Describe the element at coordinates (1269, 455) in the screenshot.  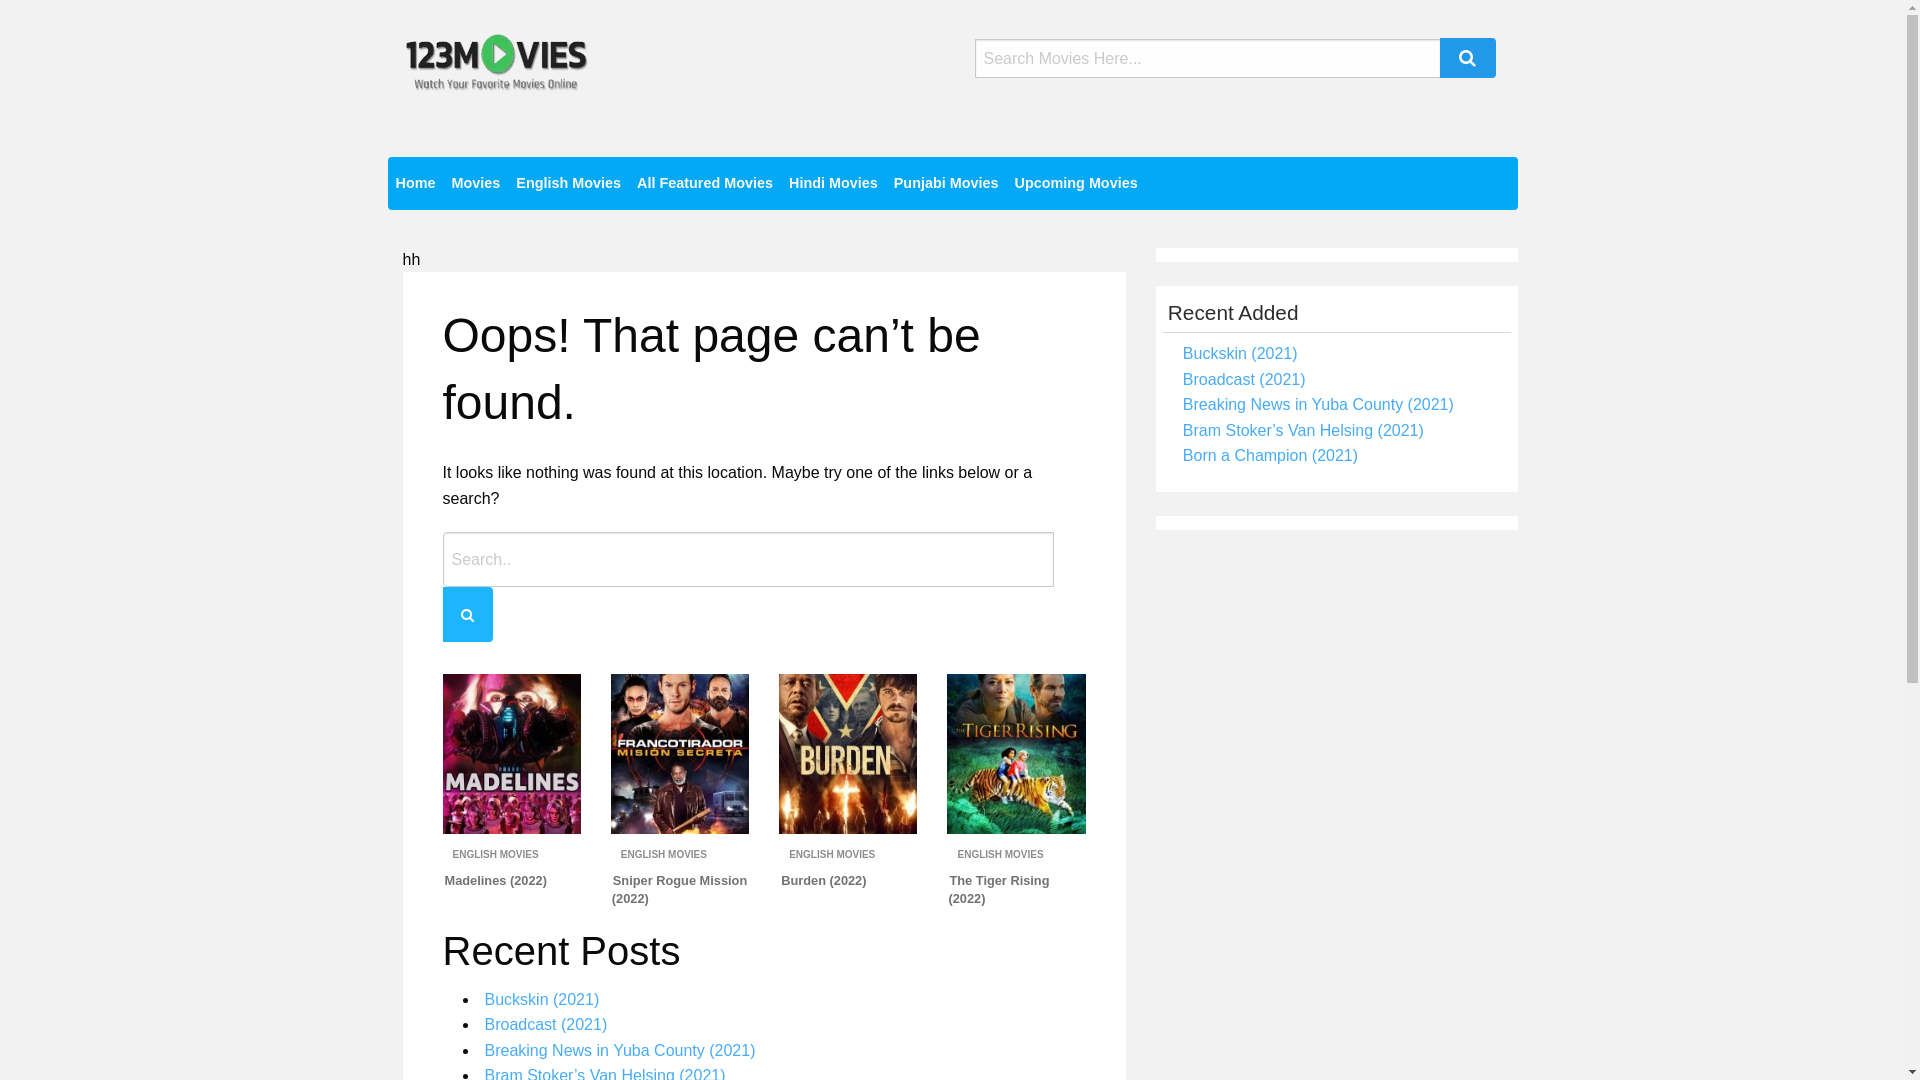
I see `'Born a Champion (2021)'` at that location.